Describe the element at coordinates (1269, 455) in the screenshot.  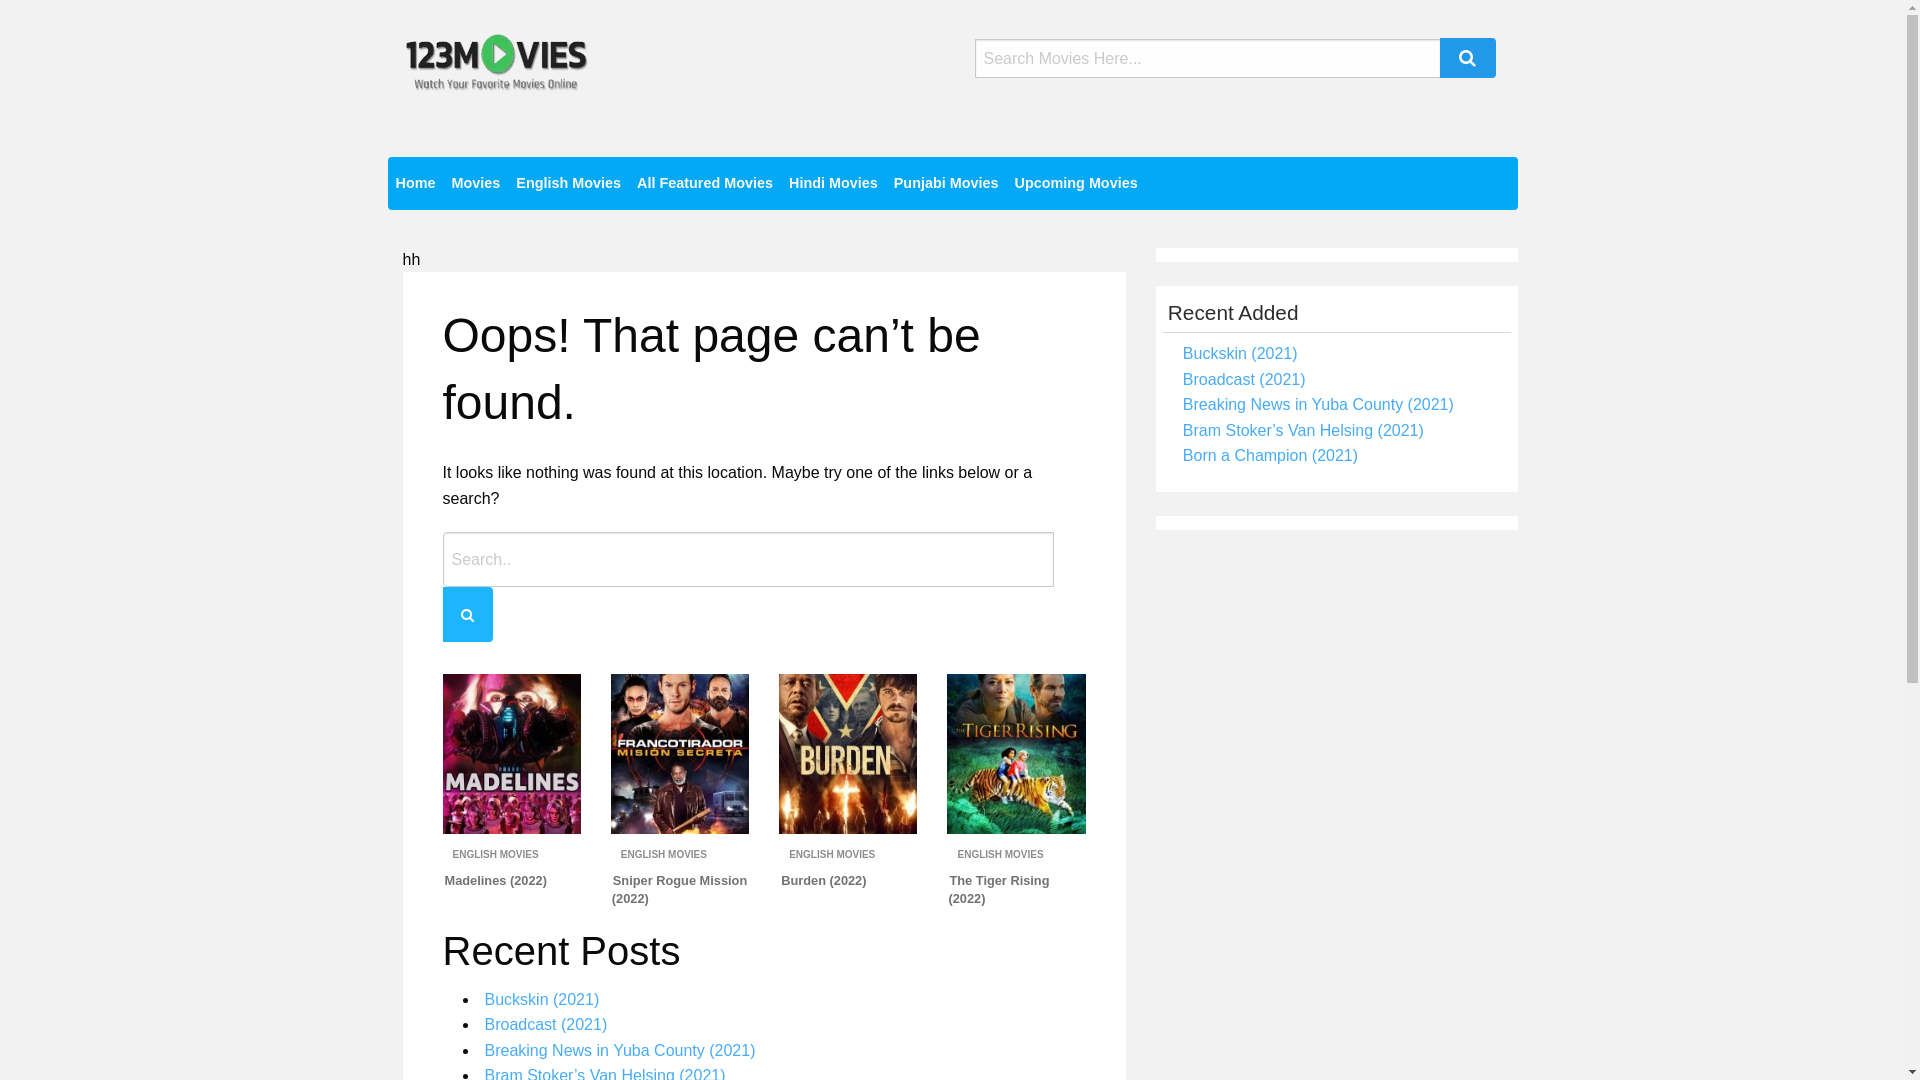
I see `'Born a Champion (2021)'` at that location.